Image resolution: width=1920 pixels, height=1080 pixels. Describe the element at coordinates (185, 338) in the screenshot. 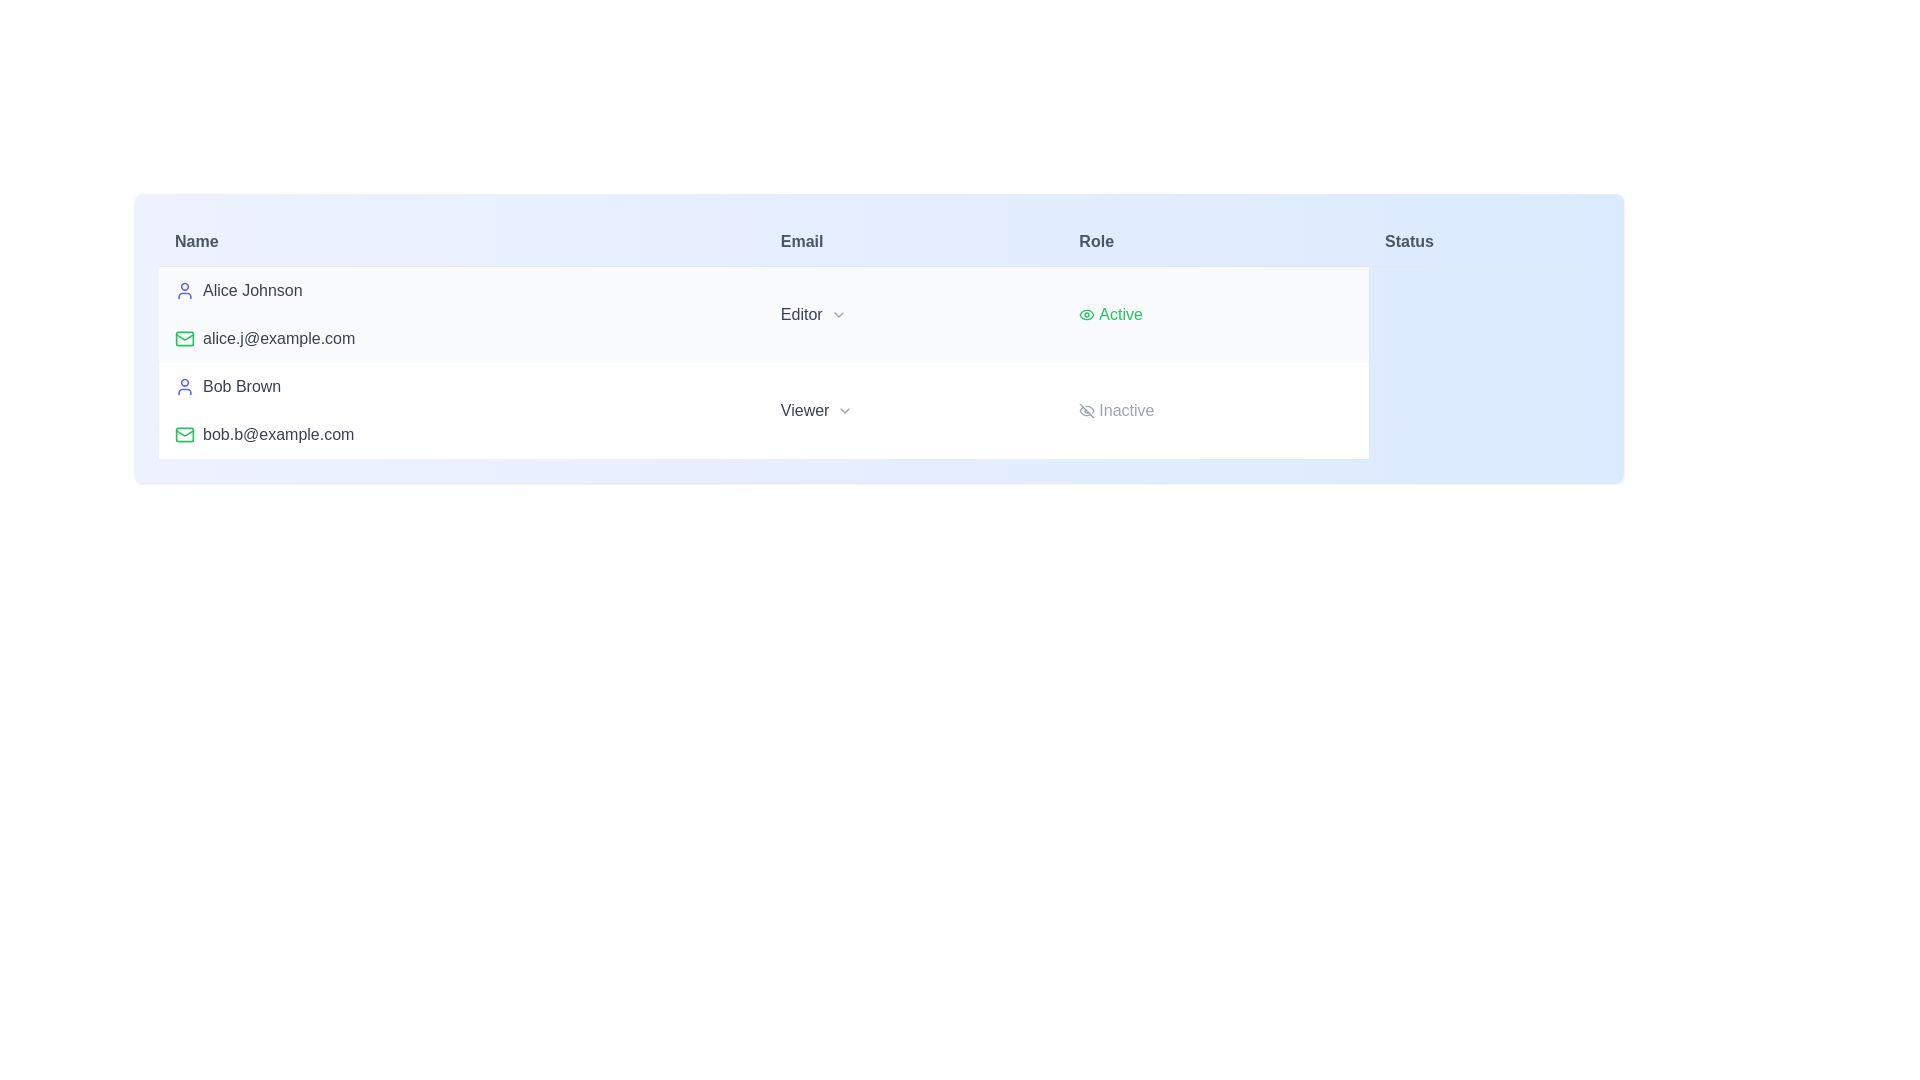

I see `the email icon associated with 'alice.j@example.com' in the email list` at that location.